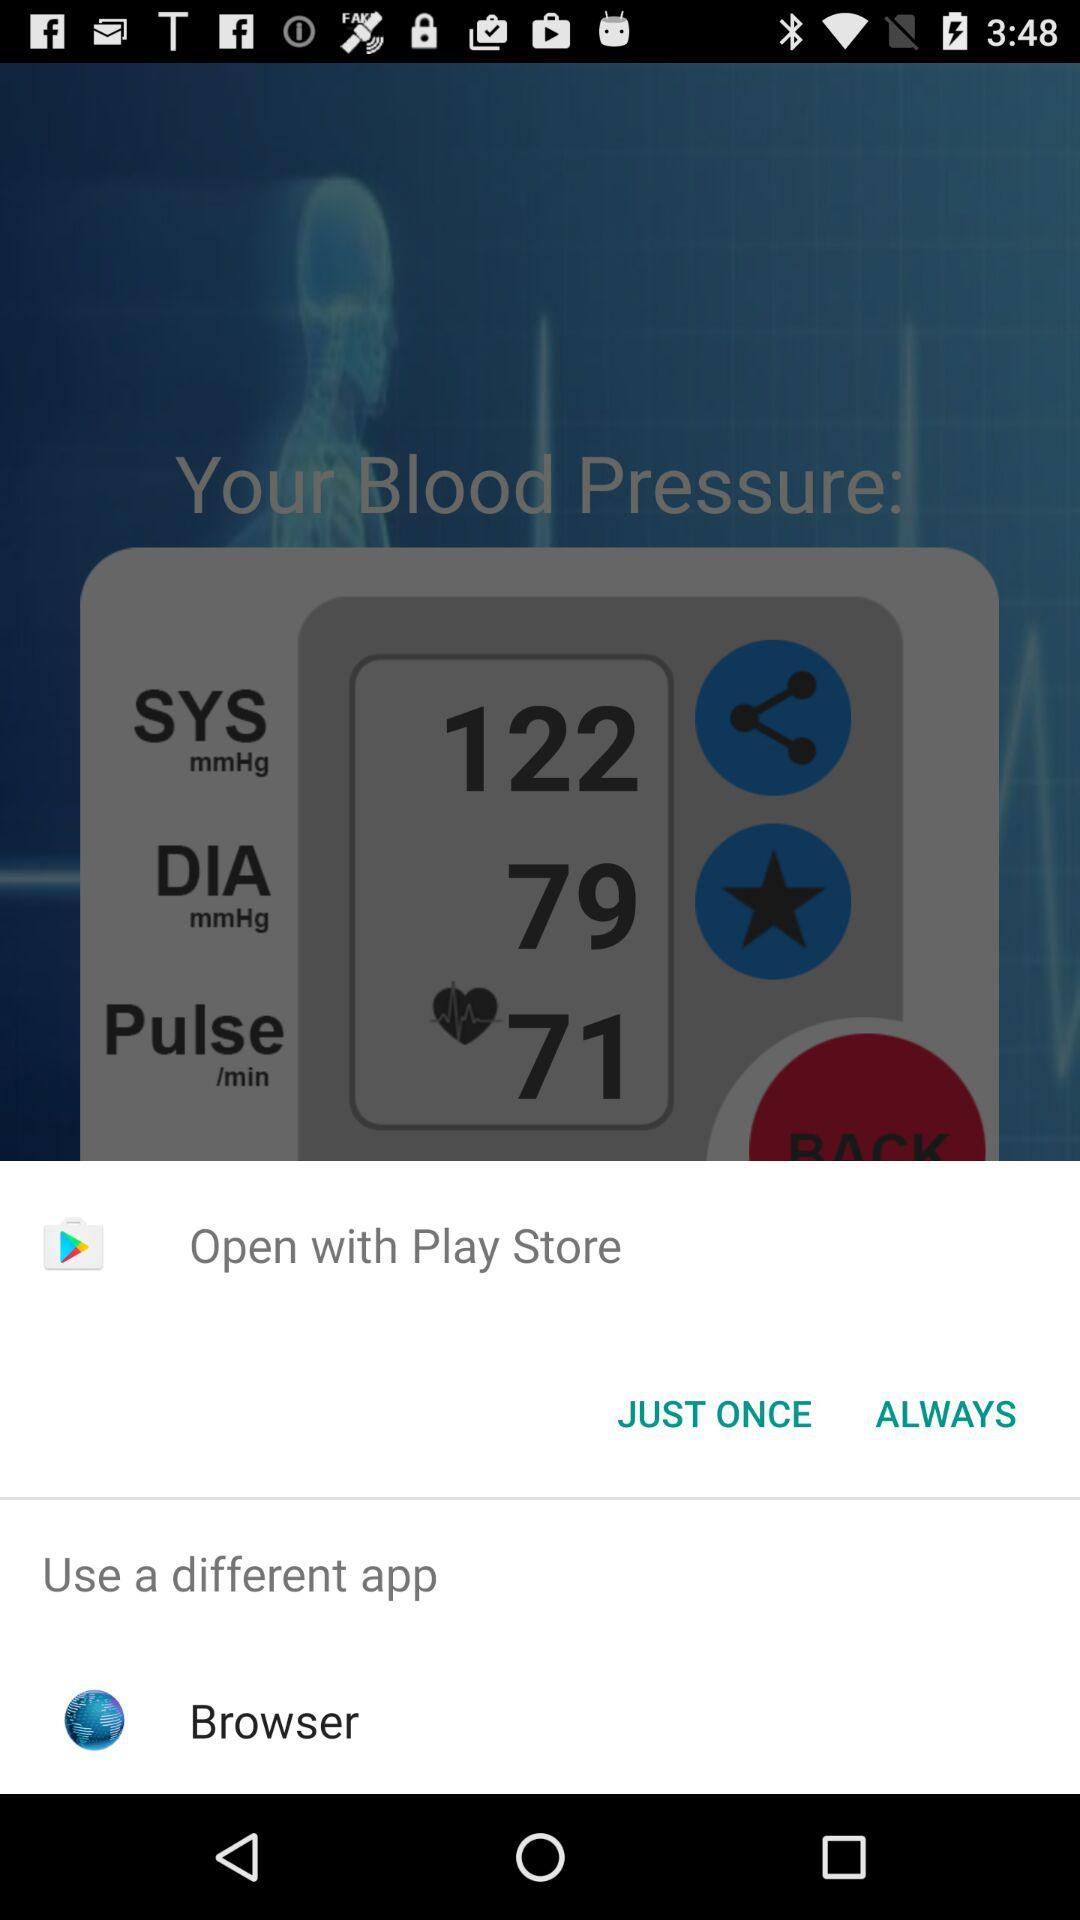 The height and width of the screenshot is (1920, 1080). What do you see at coordinates (274, 1719) in the screenshot?
I see `the icon below the use a different icon` at bounding box center [274, 1719].